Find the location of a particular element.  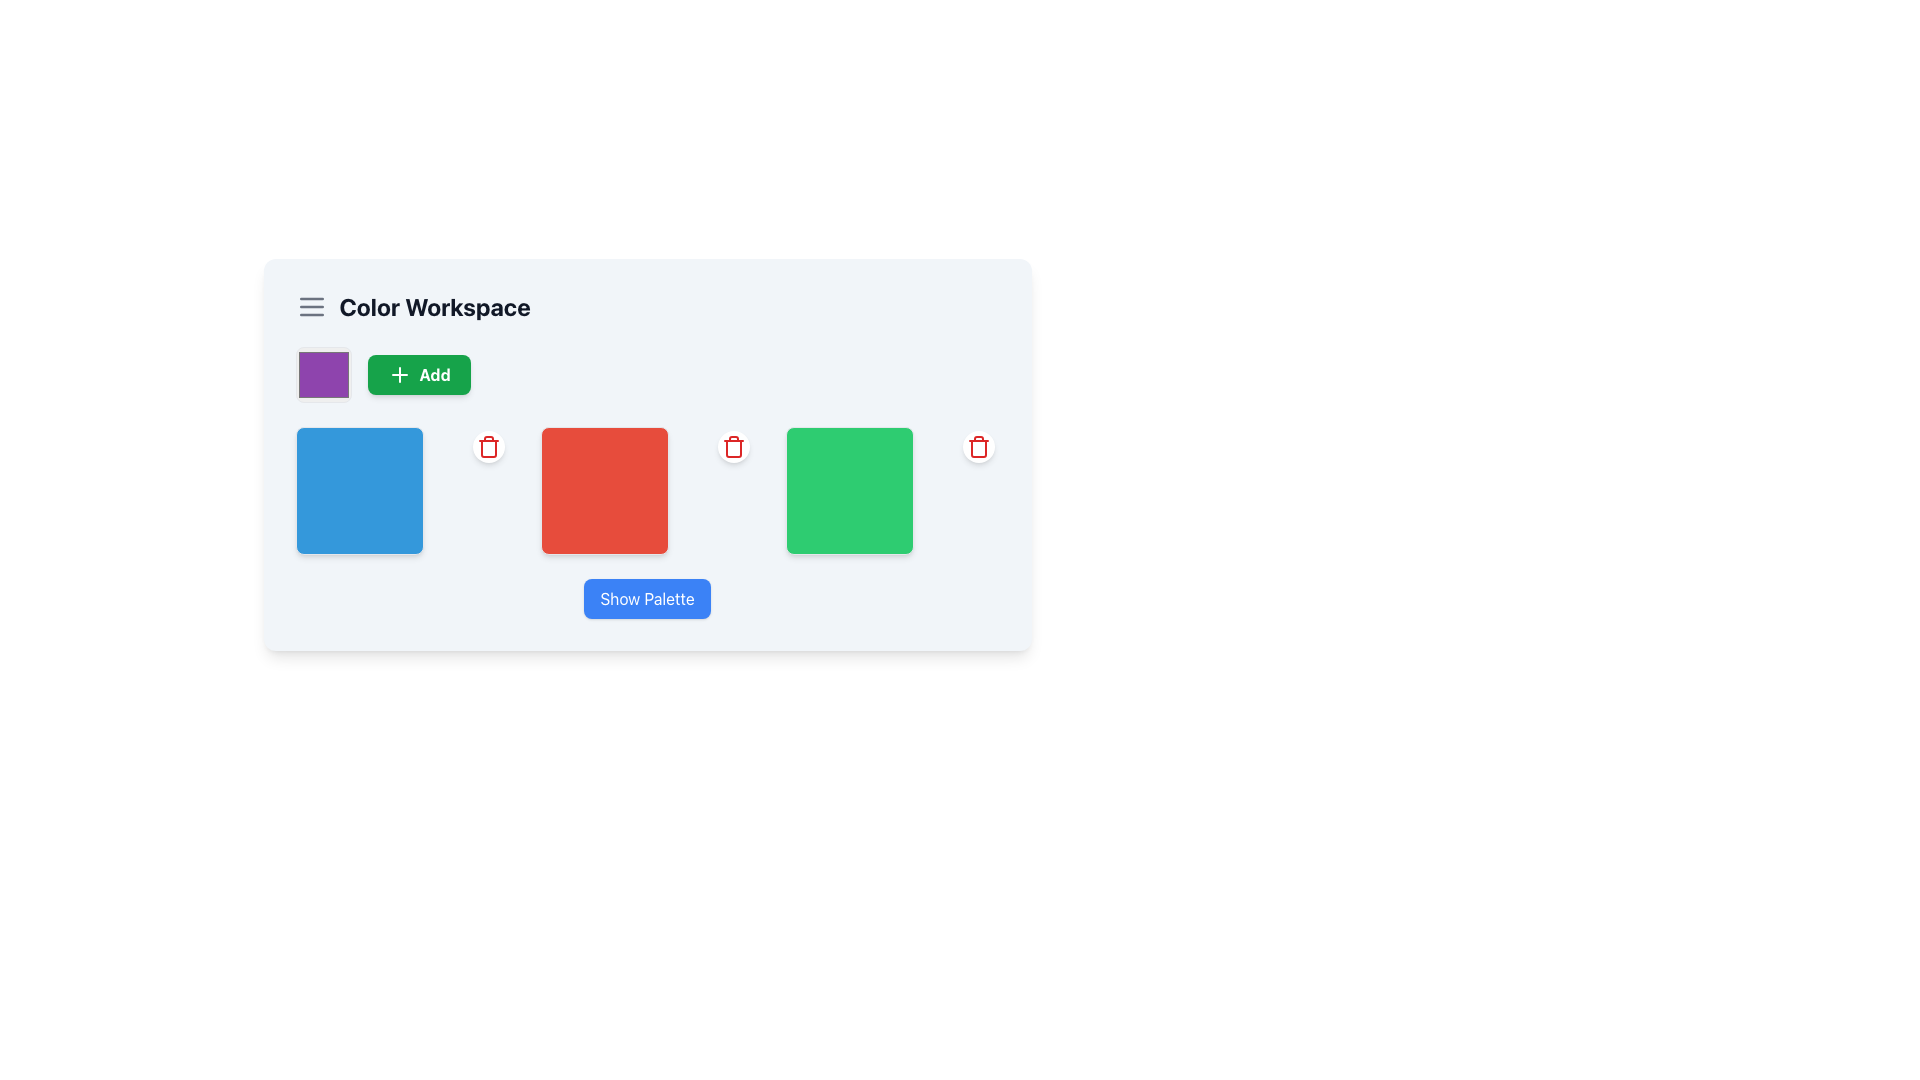

the trash can icon with a red border is located at coordinates (488, 447).